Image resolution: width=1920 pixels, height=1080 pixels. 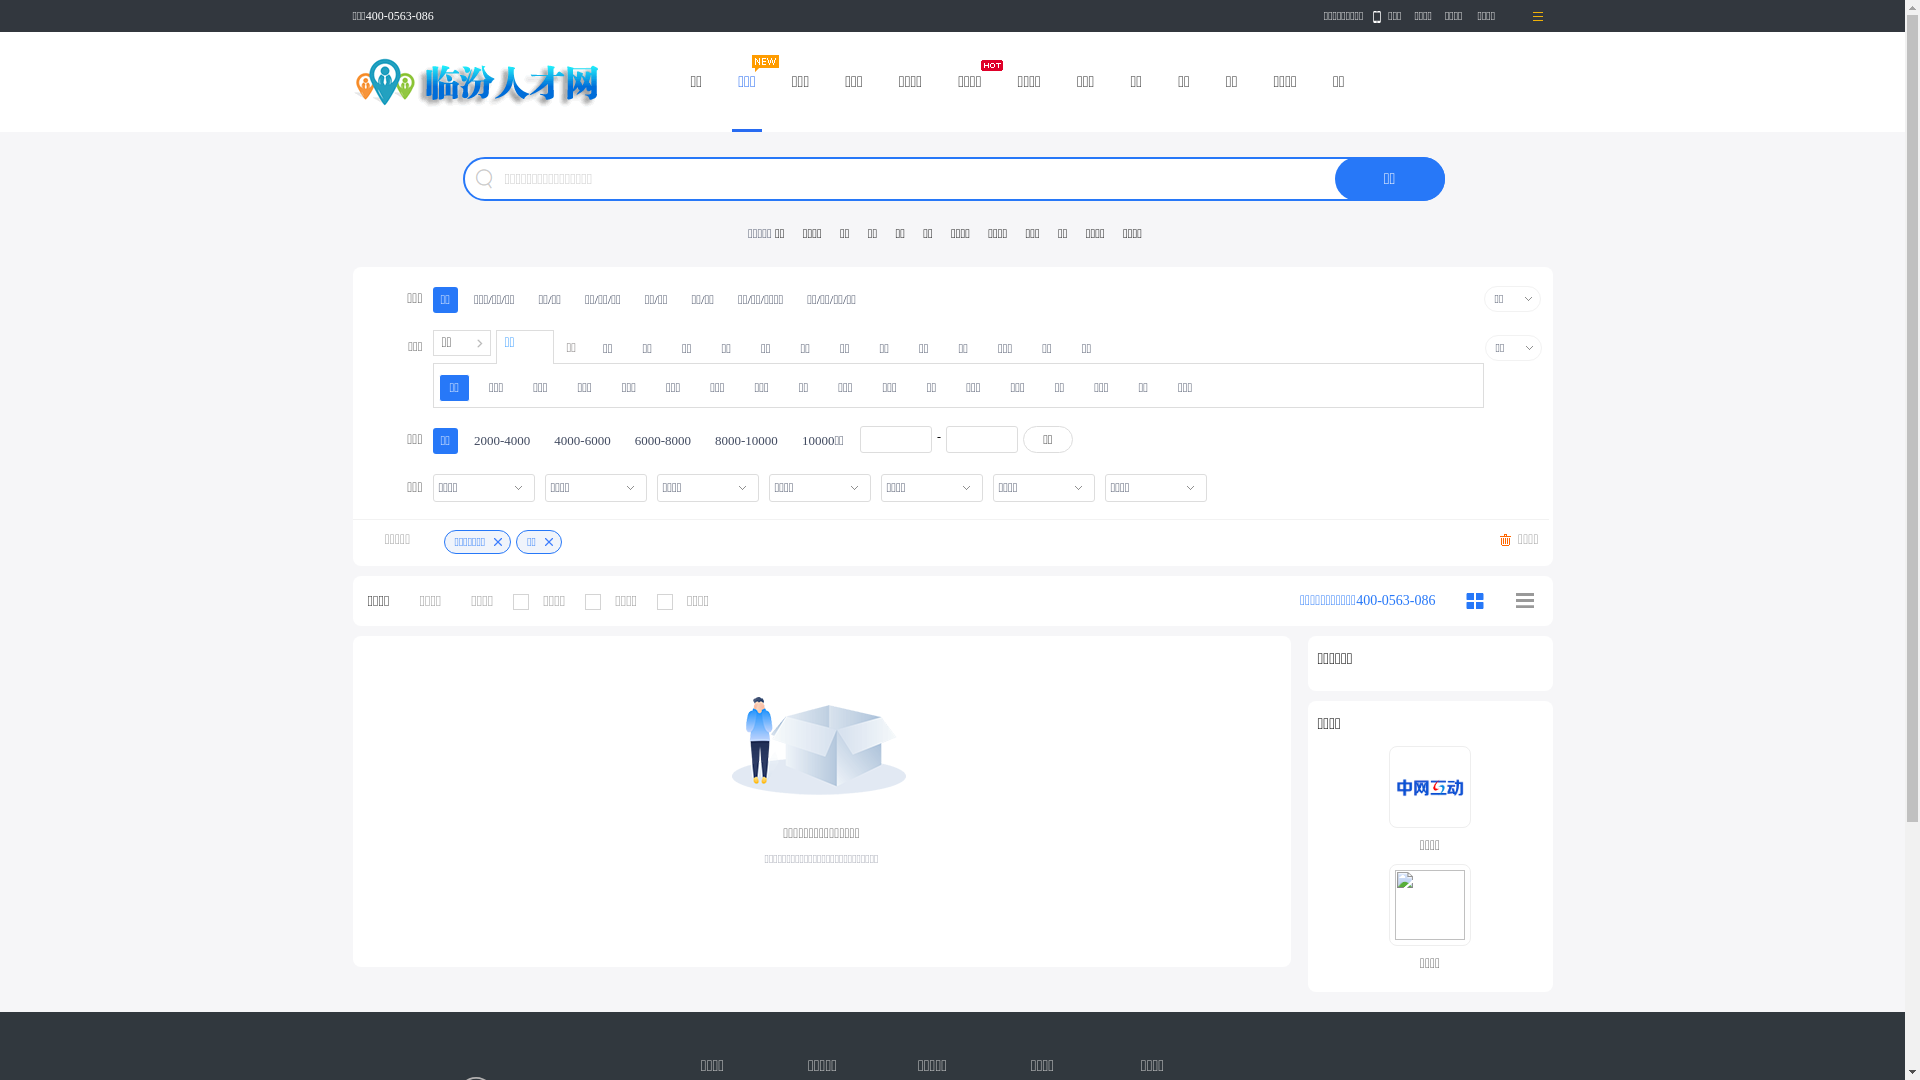 What do you see at coordinates (464, 439) in the screenshot?
I see `'2000-4000'` at bounding box center [464, 439].